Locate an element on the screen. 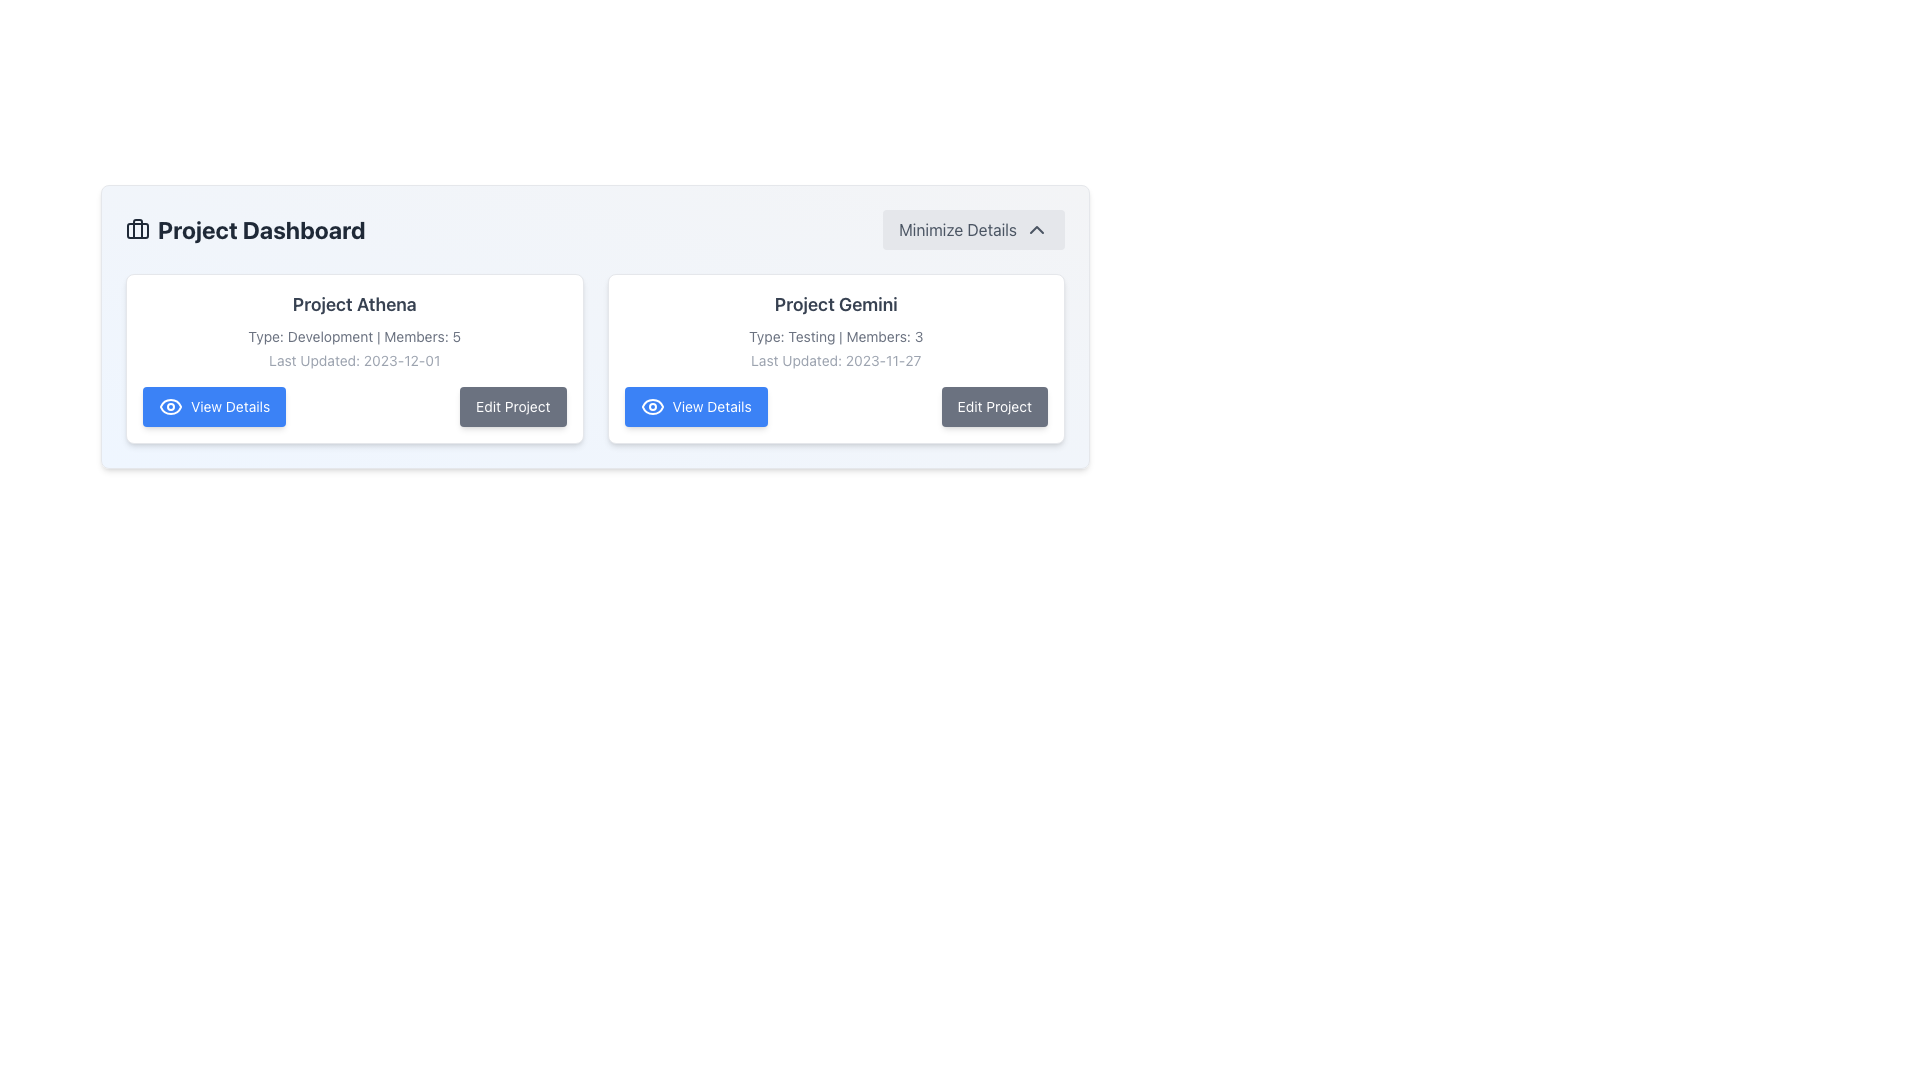  informational context provided by the Text Label located under the heading 'Project Gemini', which details the type and member count of the project is located at coordinates (836, 335).